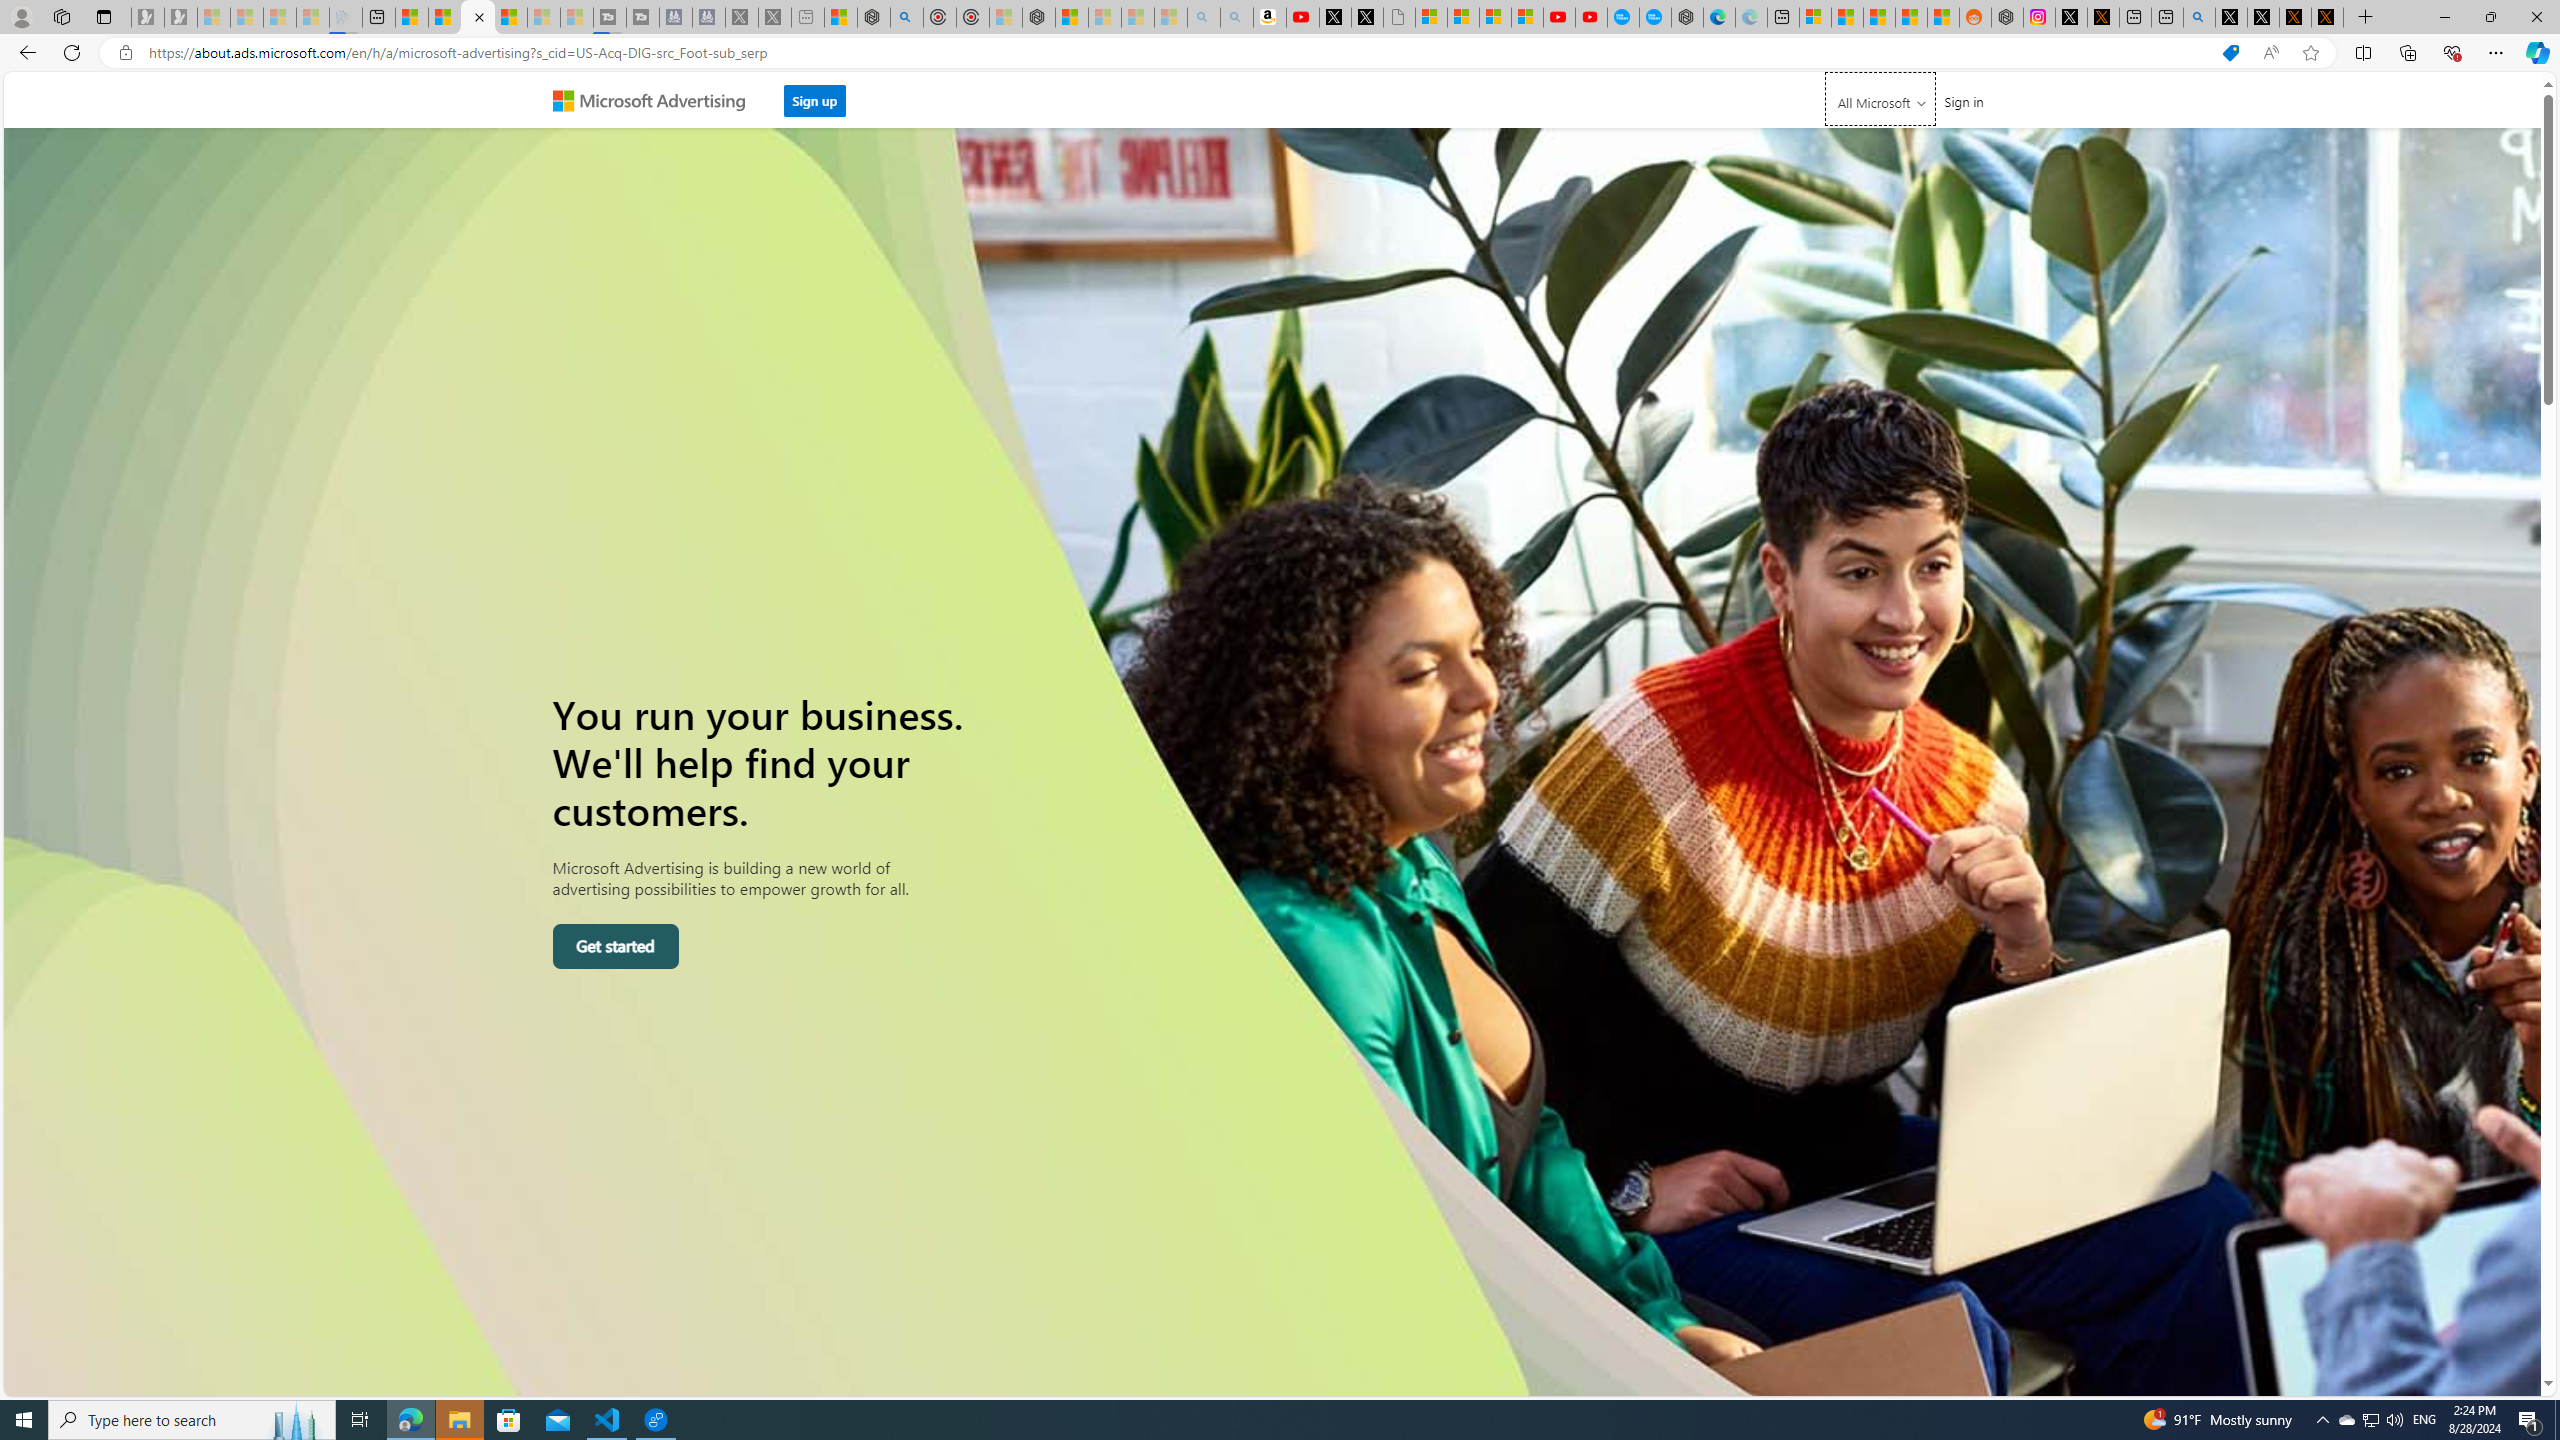  Describe the element at coordinates (2200, 16) in the screenshot. I see `'github - Search'` at that location.